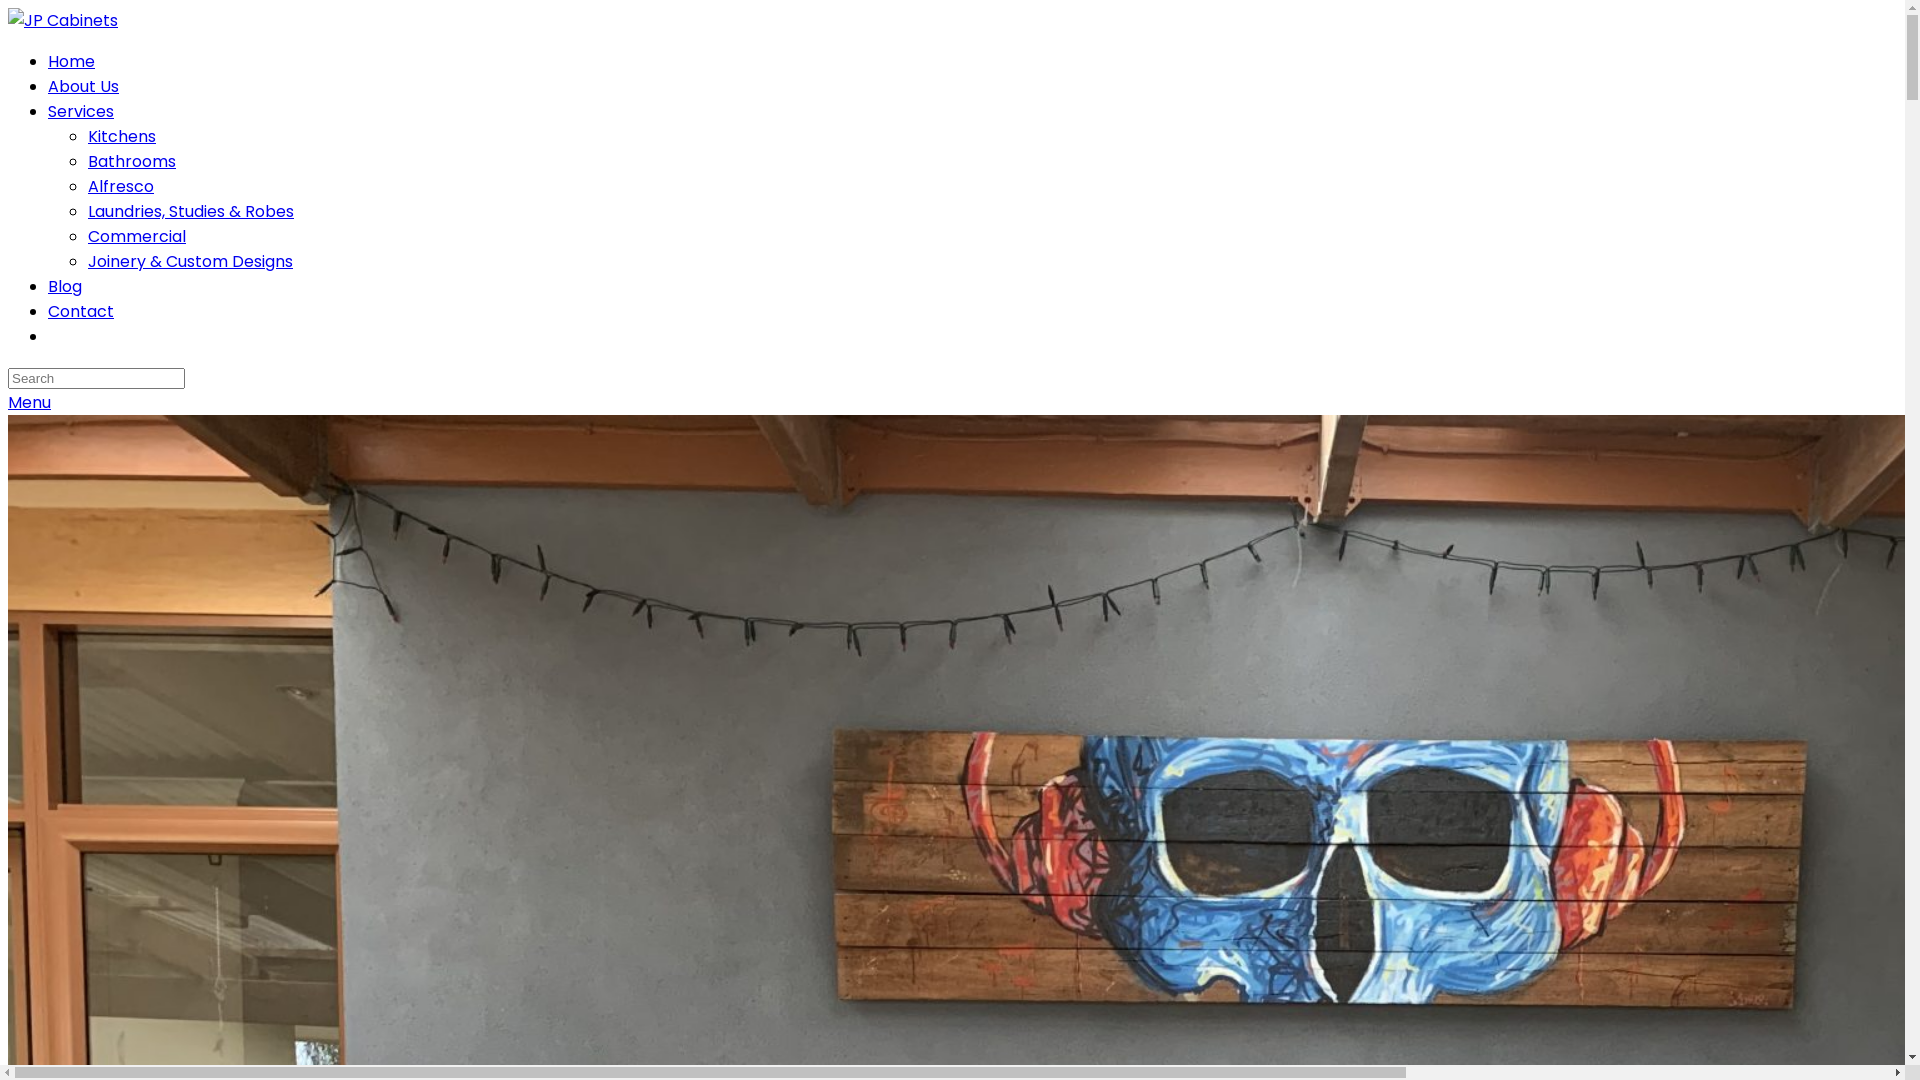  Describe the element at coordinates (191, 211) in the screenshot. I see `'Laundries, Studies & Robes'` at that location.